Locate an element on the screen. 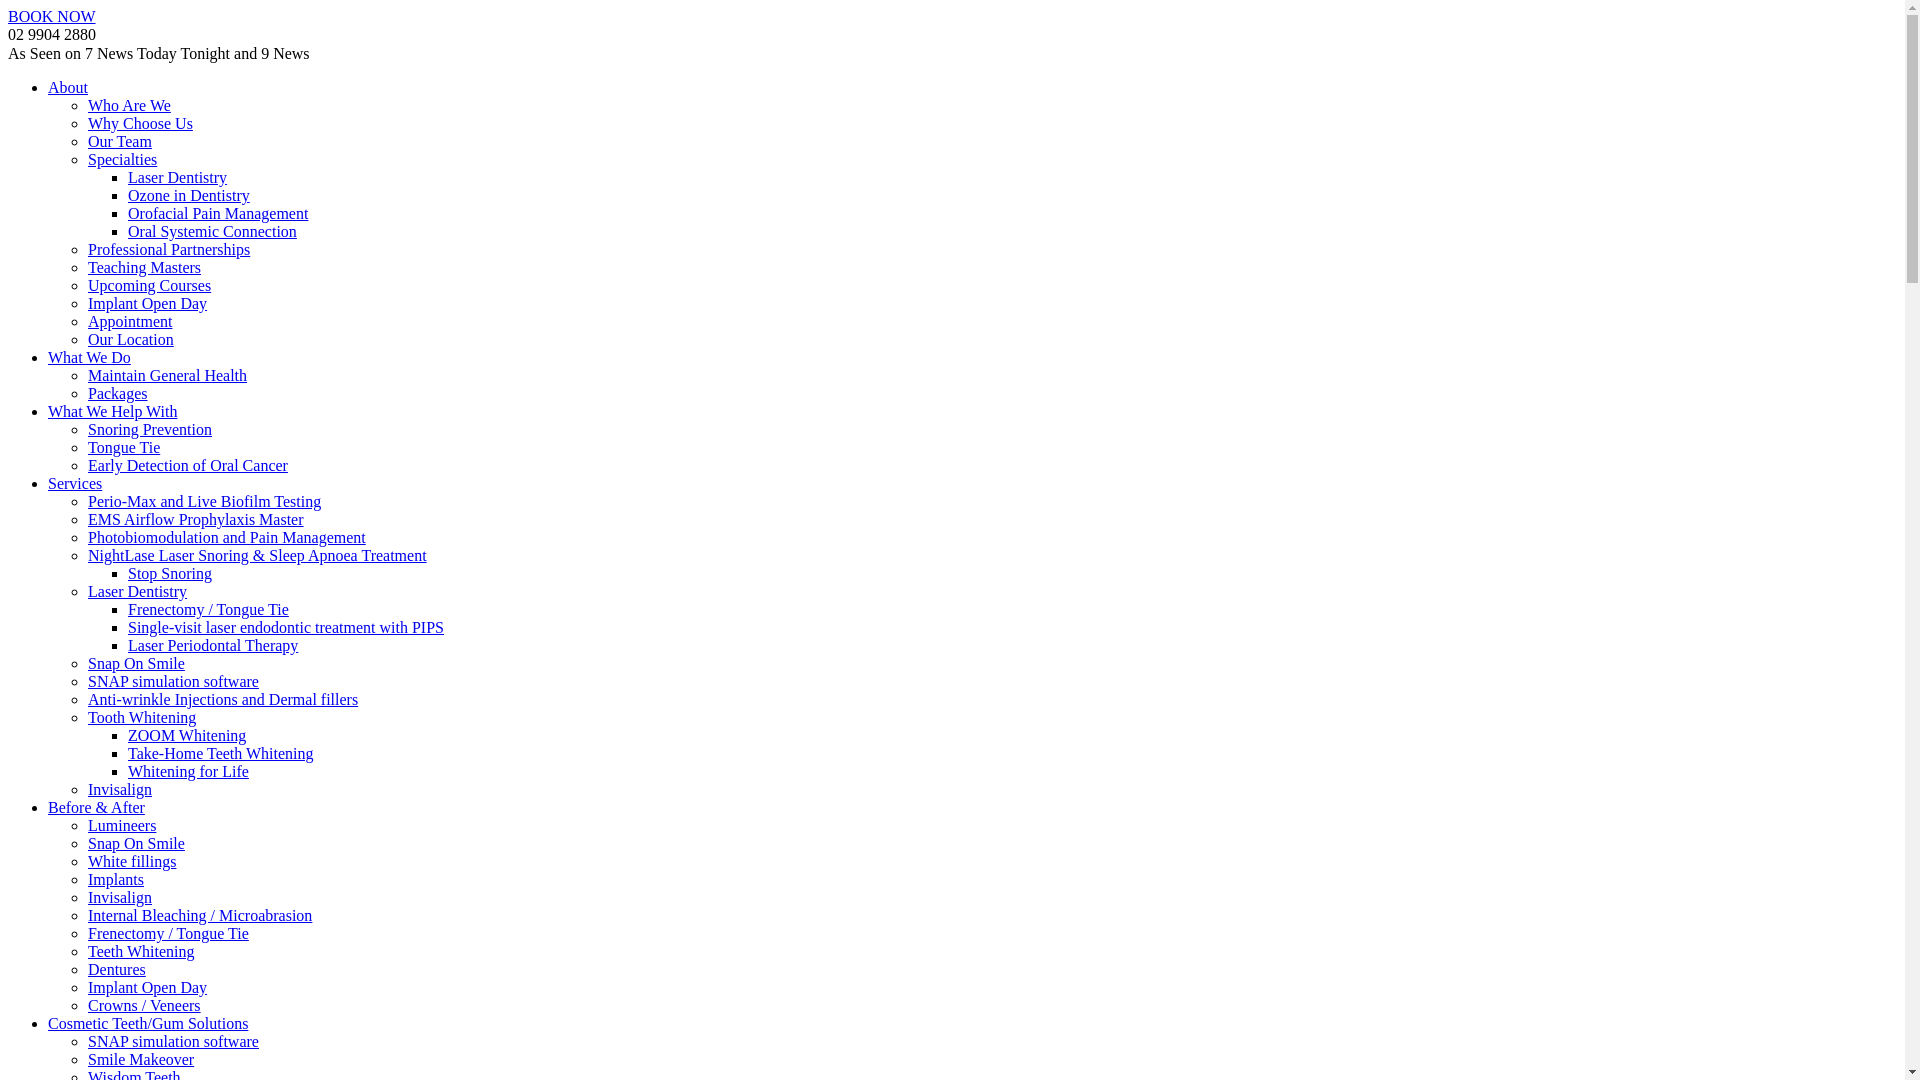 The width and height of the screenshot is (1920, 1080). 'Whitening for Life' is located at coordinates (188, 770).